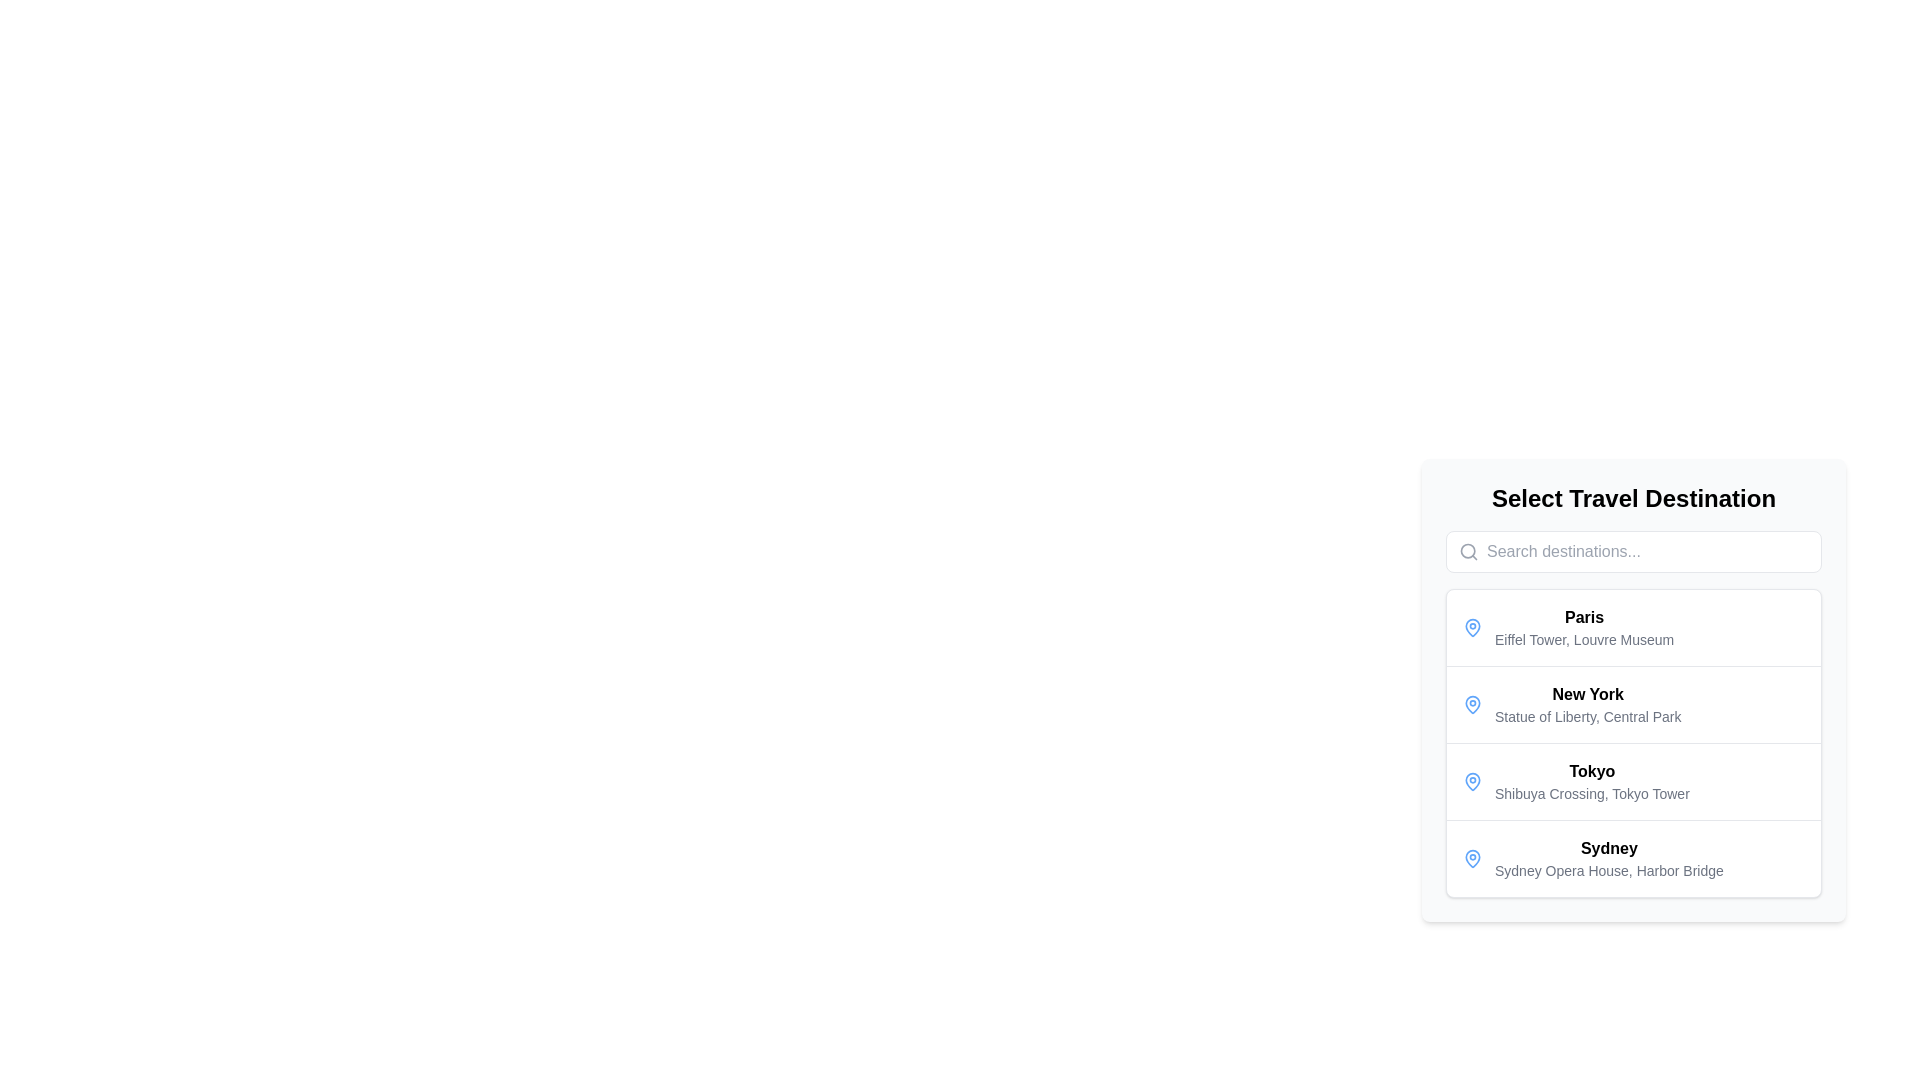 Image resolution: width=1920 pixels, height=1080 pixels. What do you see at coordinates (1609, 848) in the screenshot?
I see `the label displaying the city name 'Sydney'` at bounding box center [1609, 848].